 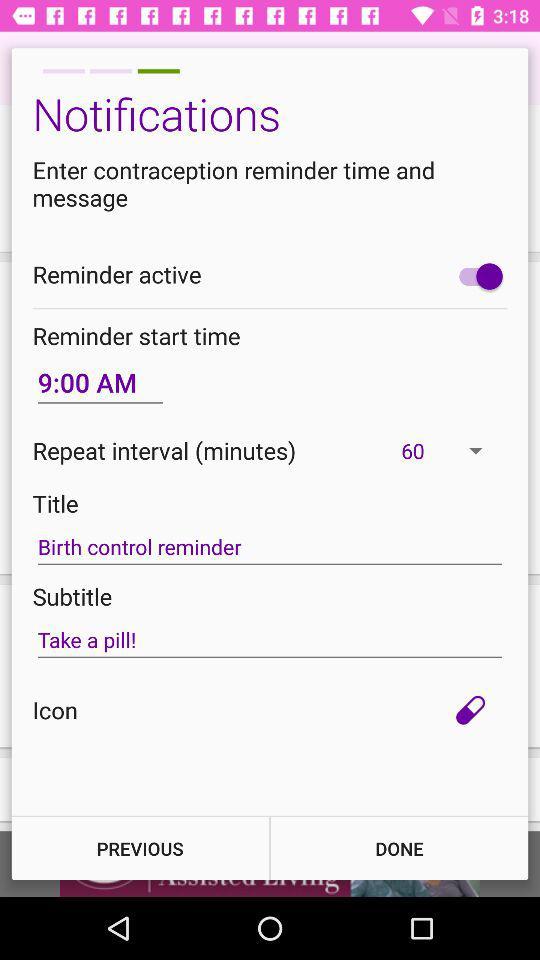 What do you see at coordinates (270, 639) in the screenshot?
I see `take a pill! icon` at bounding box center [270, 639].